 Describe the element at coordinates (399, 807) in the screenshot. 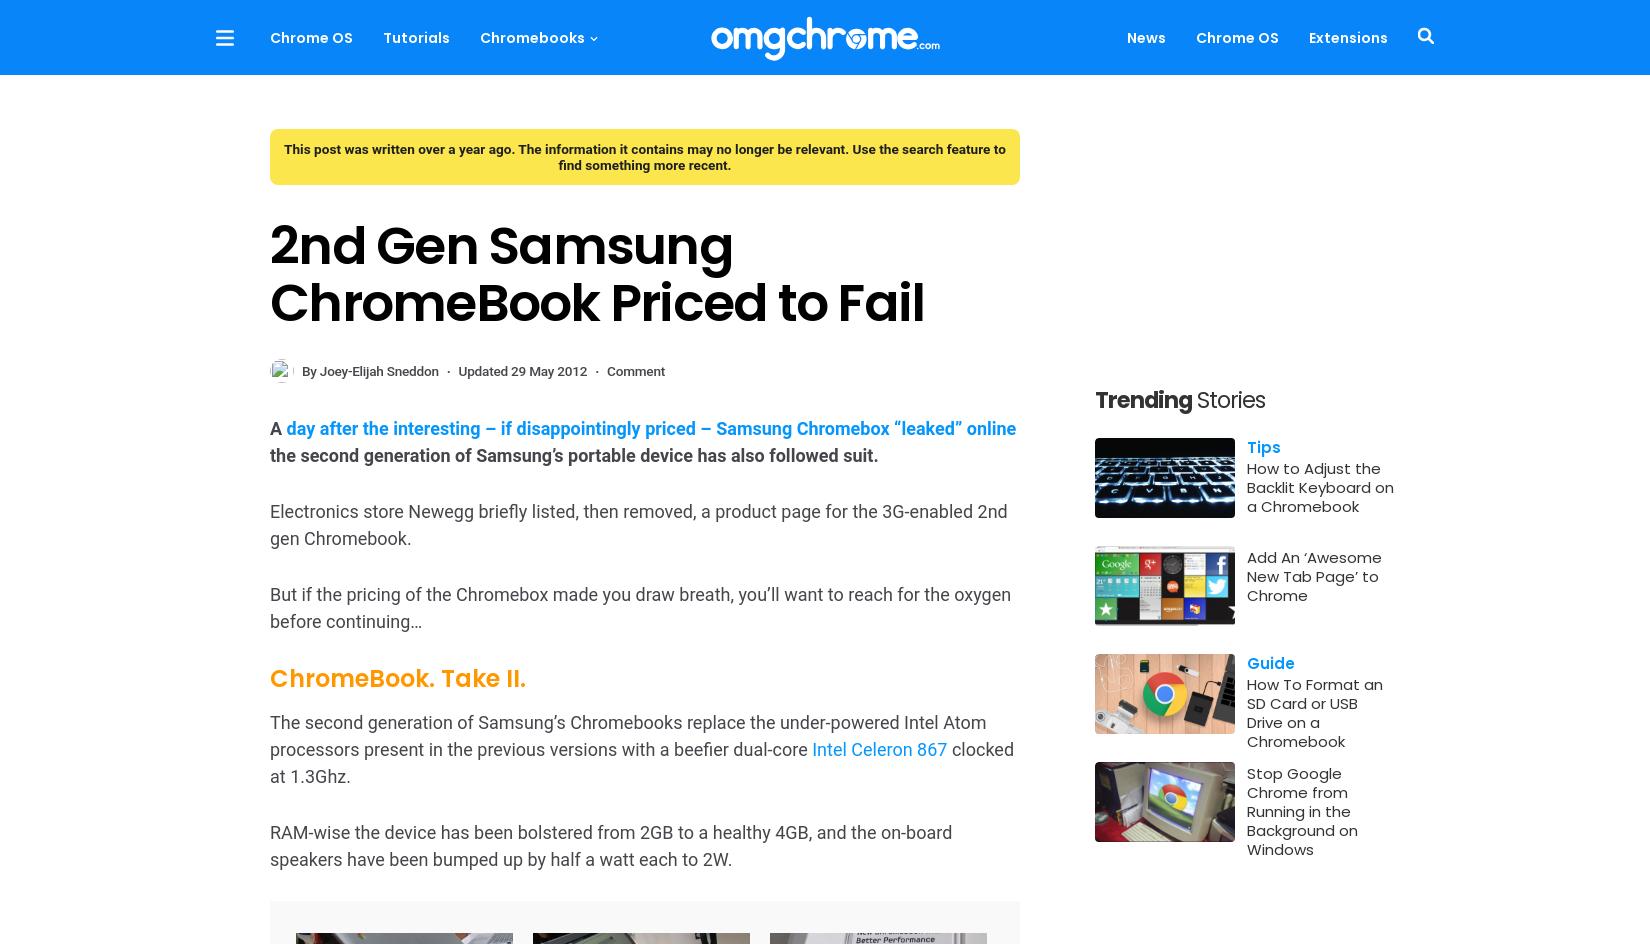

I see `'$549.99'` at that location.